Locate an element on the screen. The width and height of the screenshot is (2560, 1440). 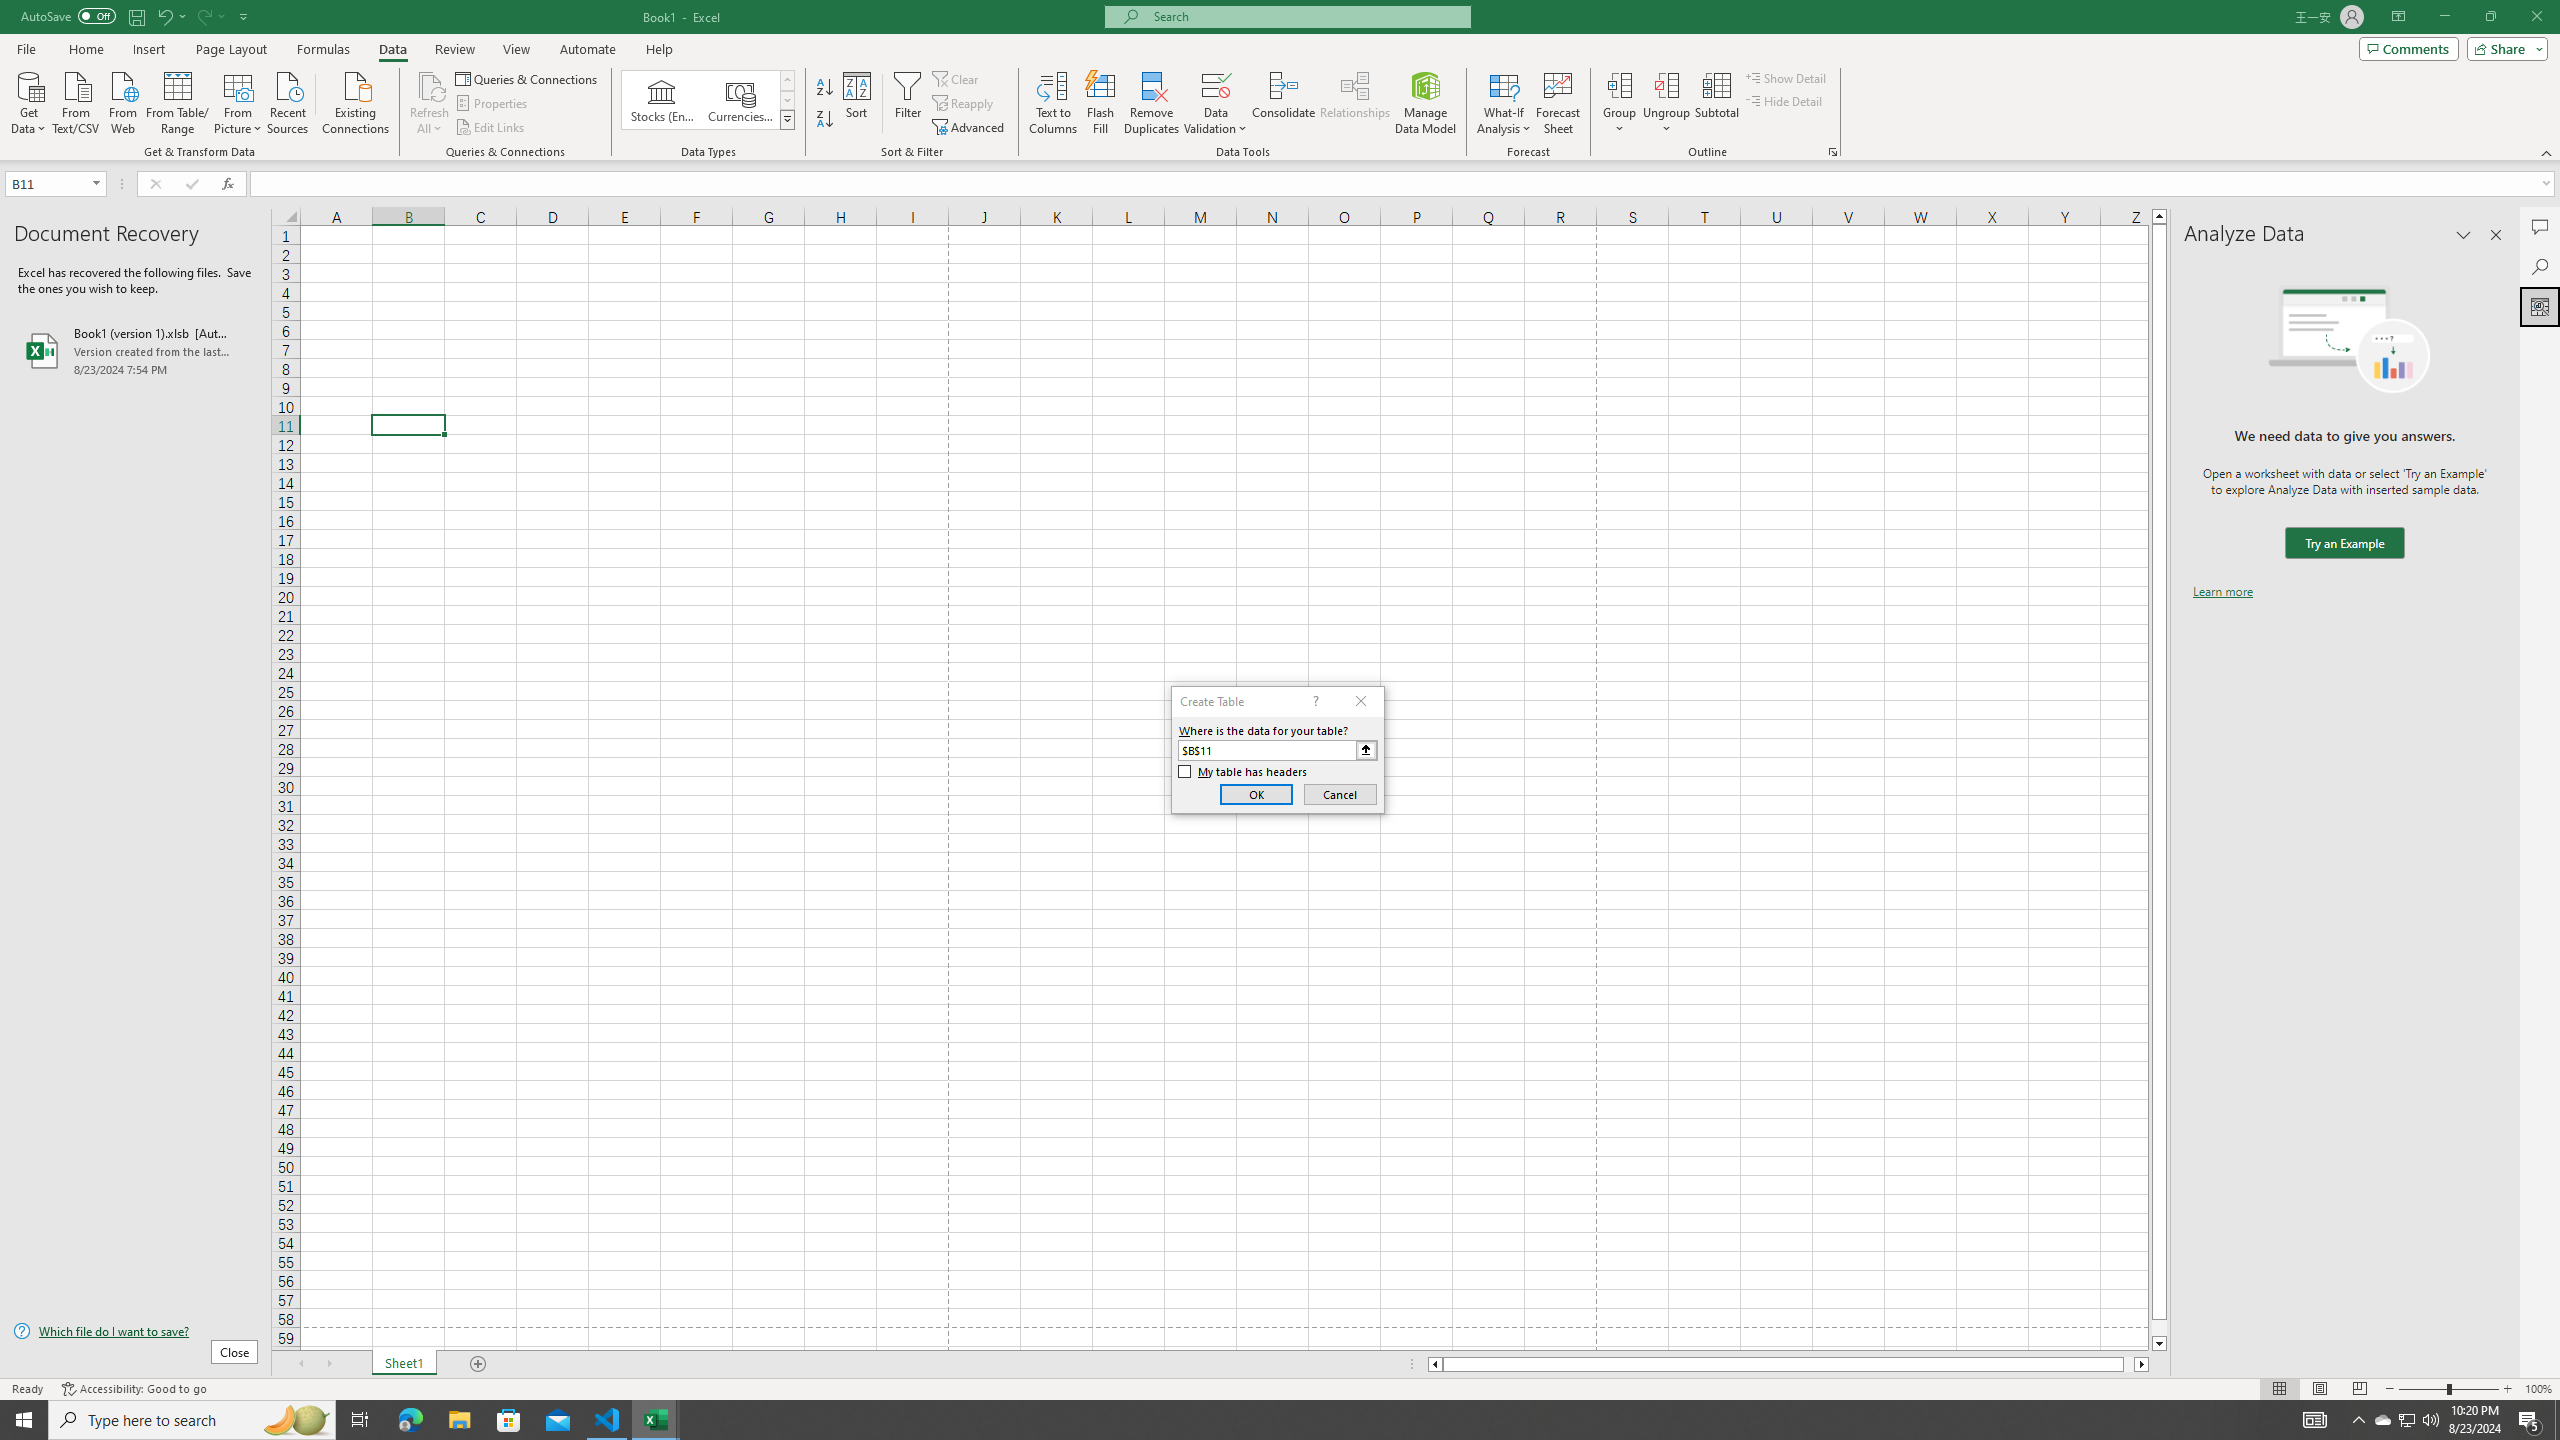
'Consolidate...' is located at coordinates (1283, 103).